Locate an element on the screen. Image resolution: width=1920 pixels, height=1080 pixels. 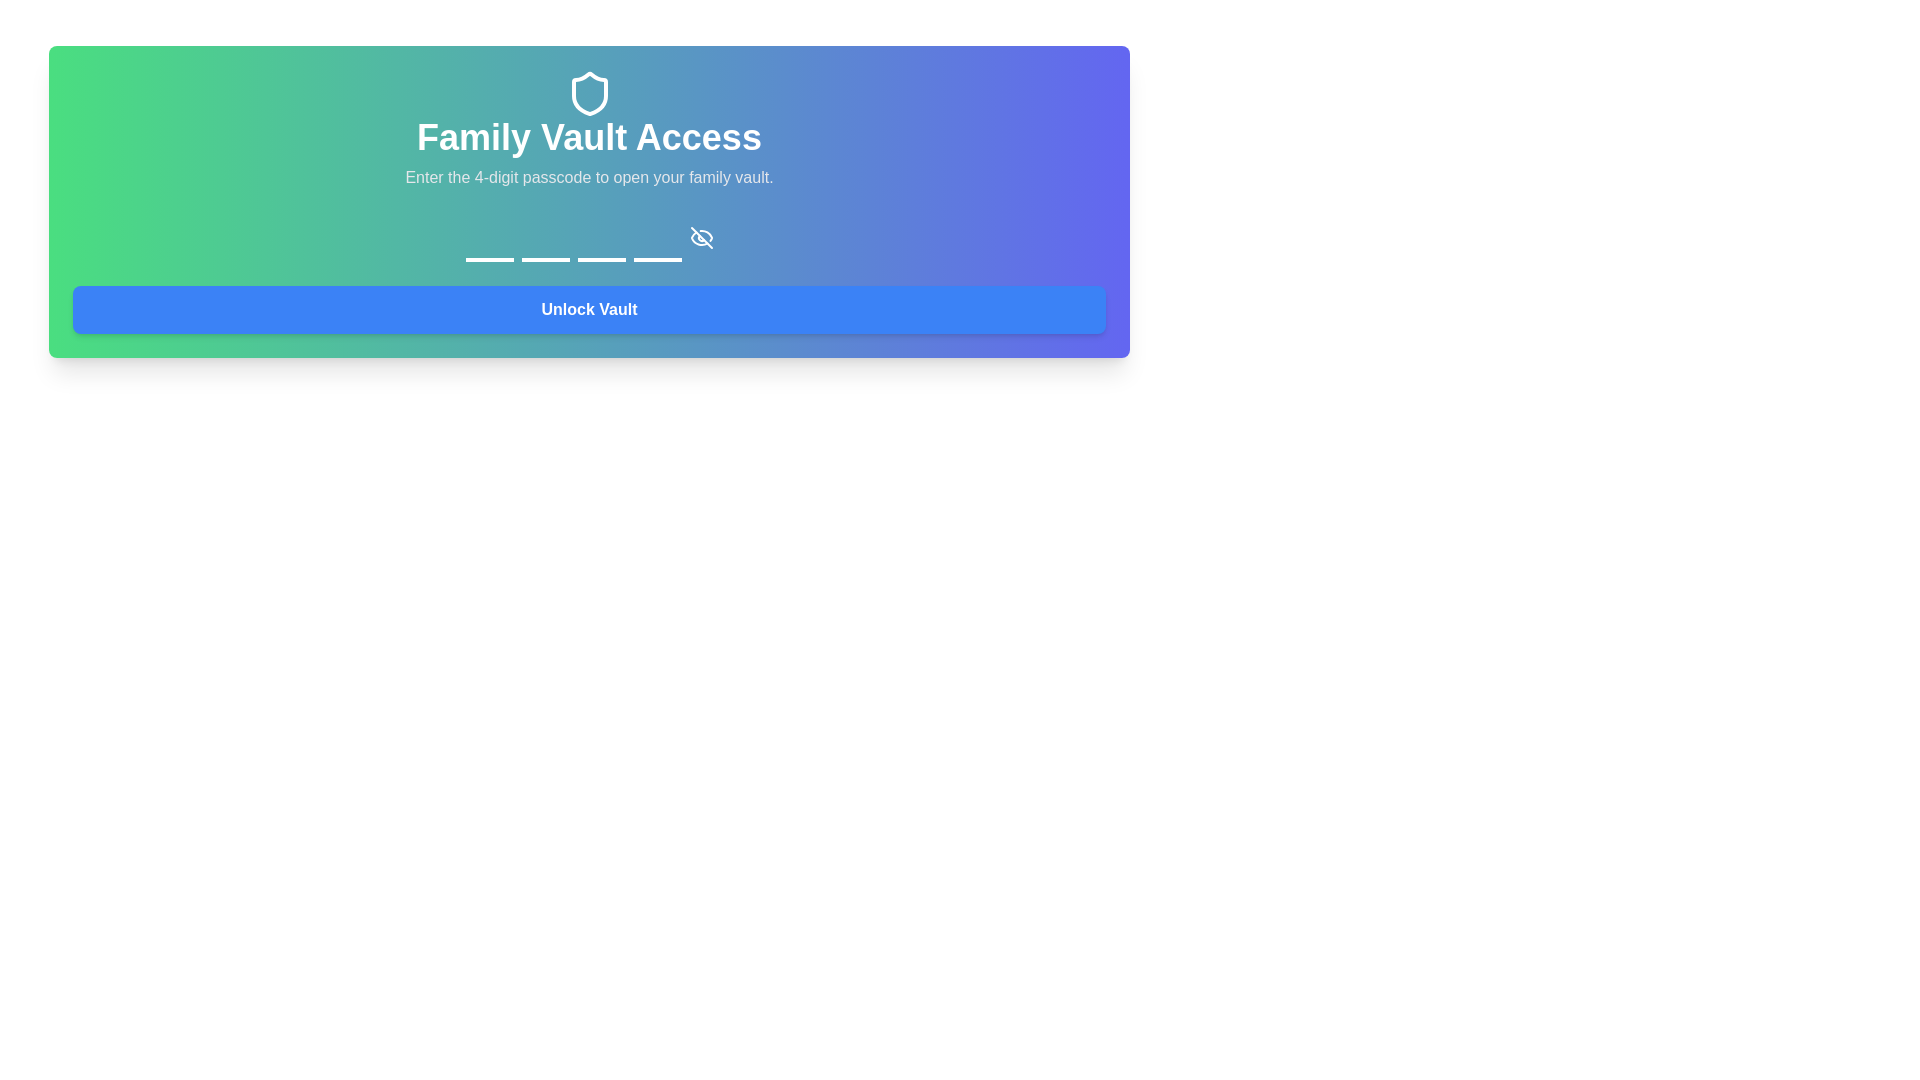
the visibility toggle button represented by an eye icon with a diagonal line crossing it is located at coordinates (701, 237).